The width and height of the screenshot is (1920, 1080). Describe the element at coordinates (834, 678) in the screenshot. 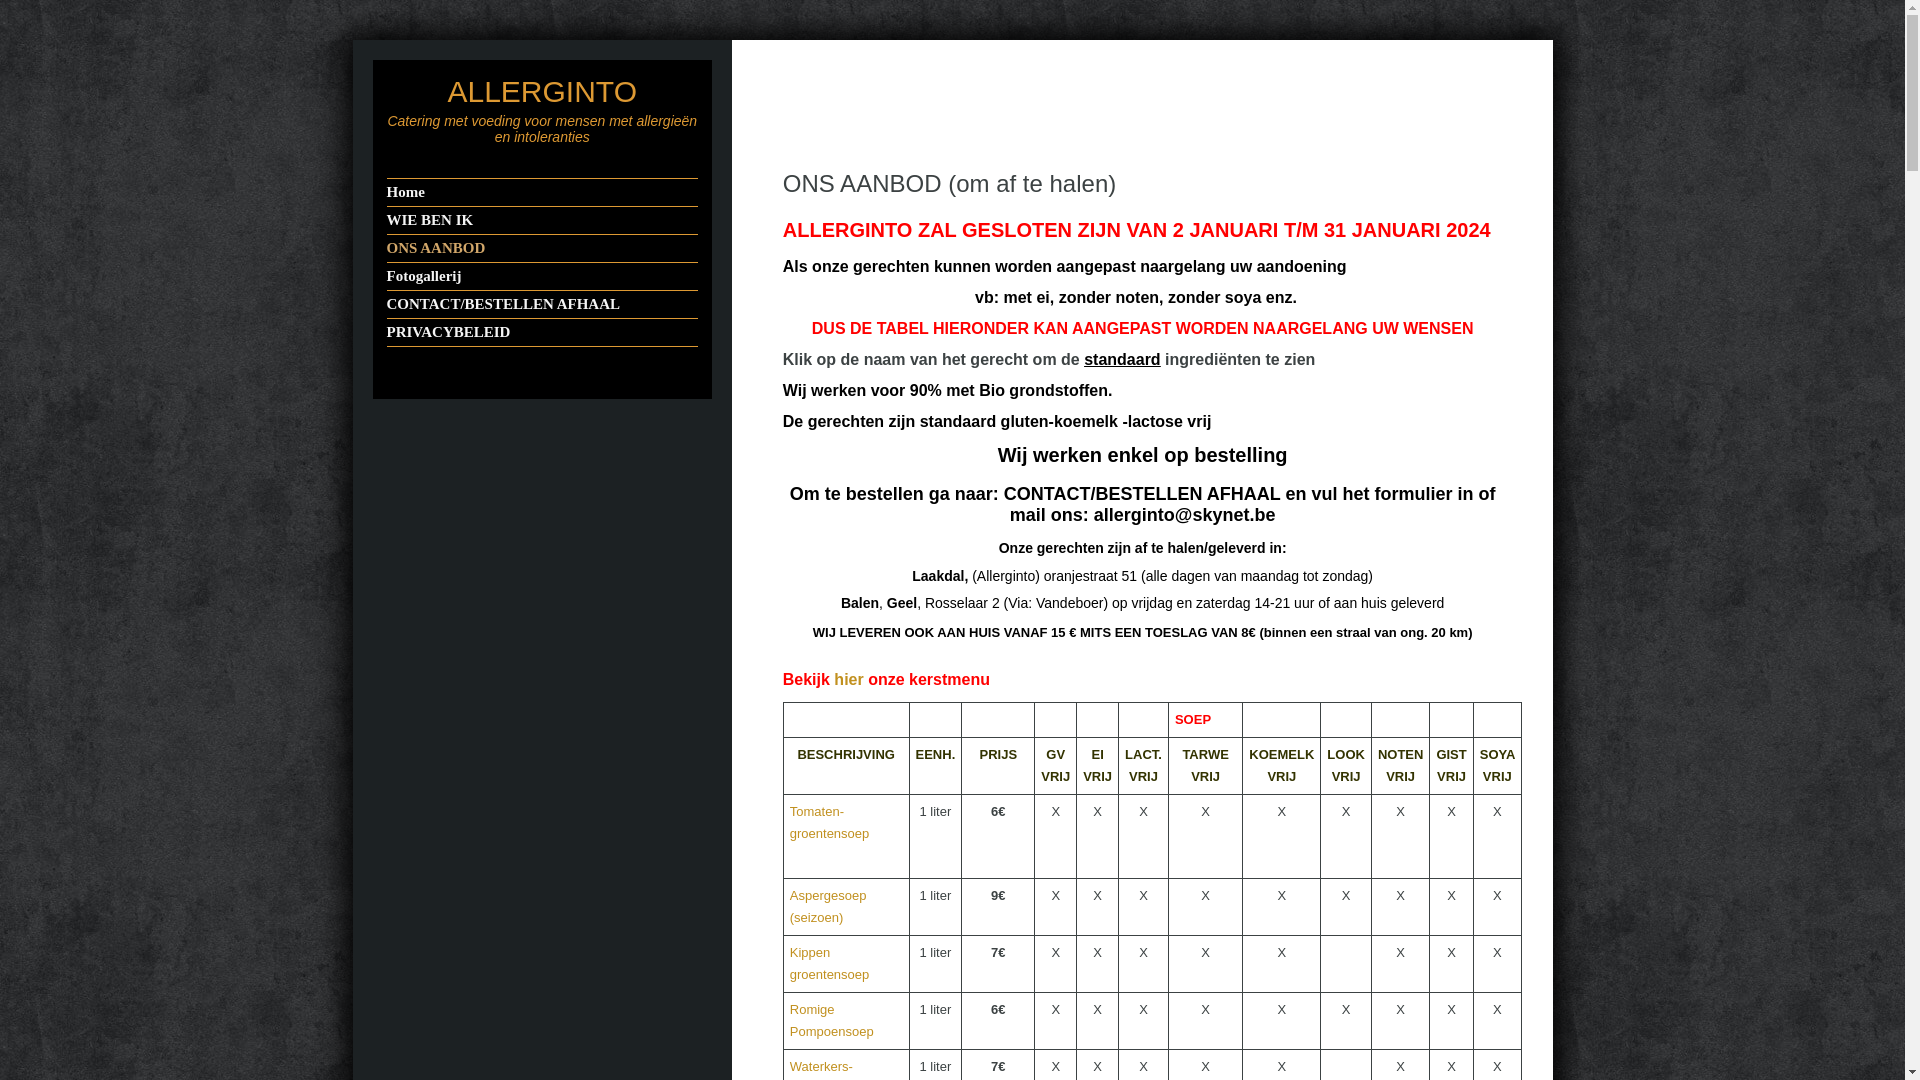

I see `'hier'` at that location.